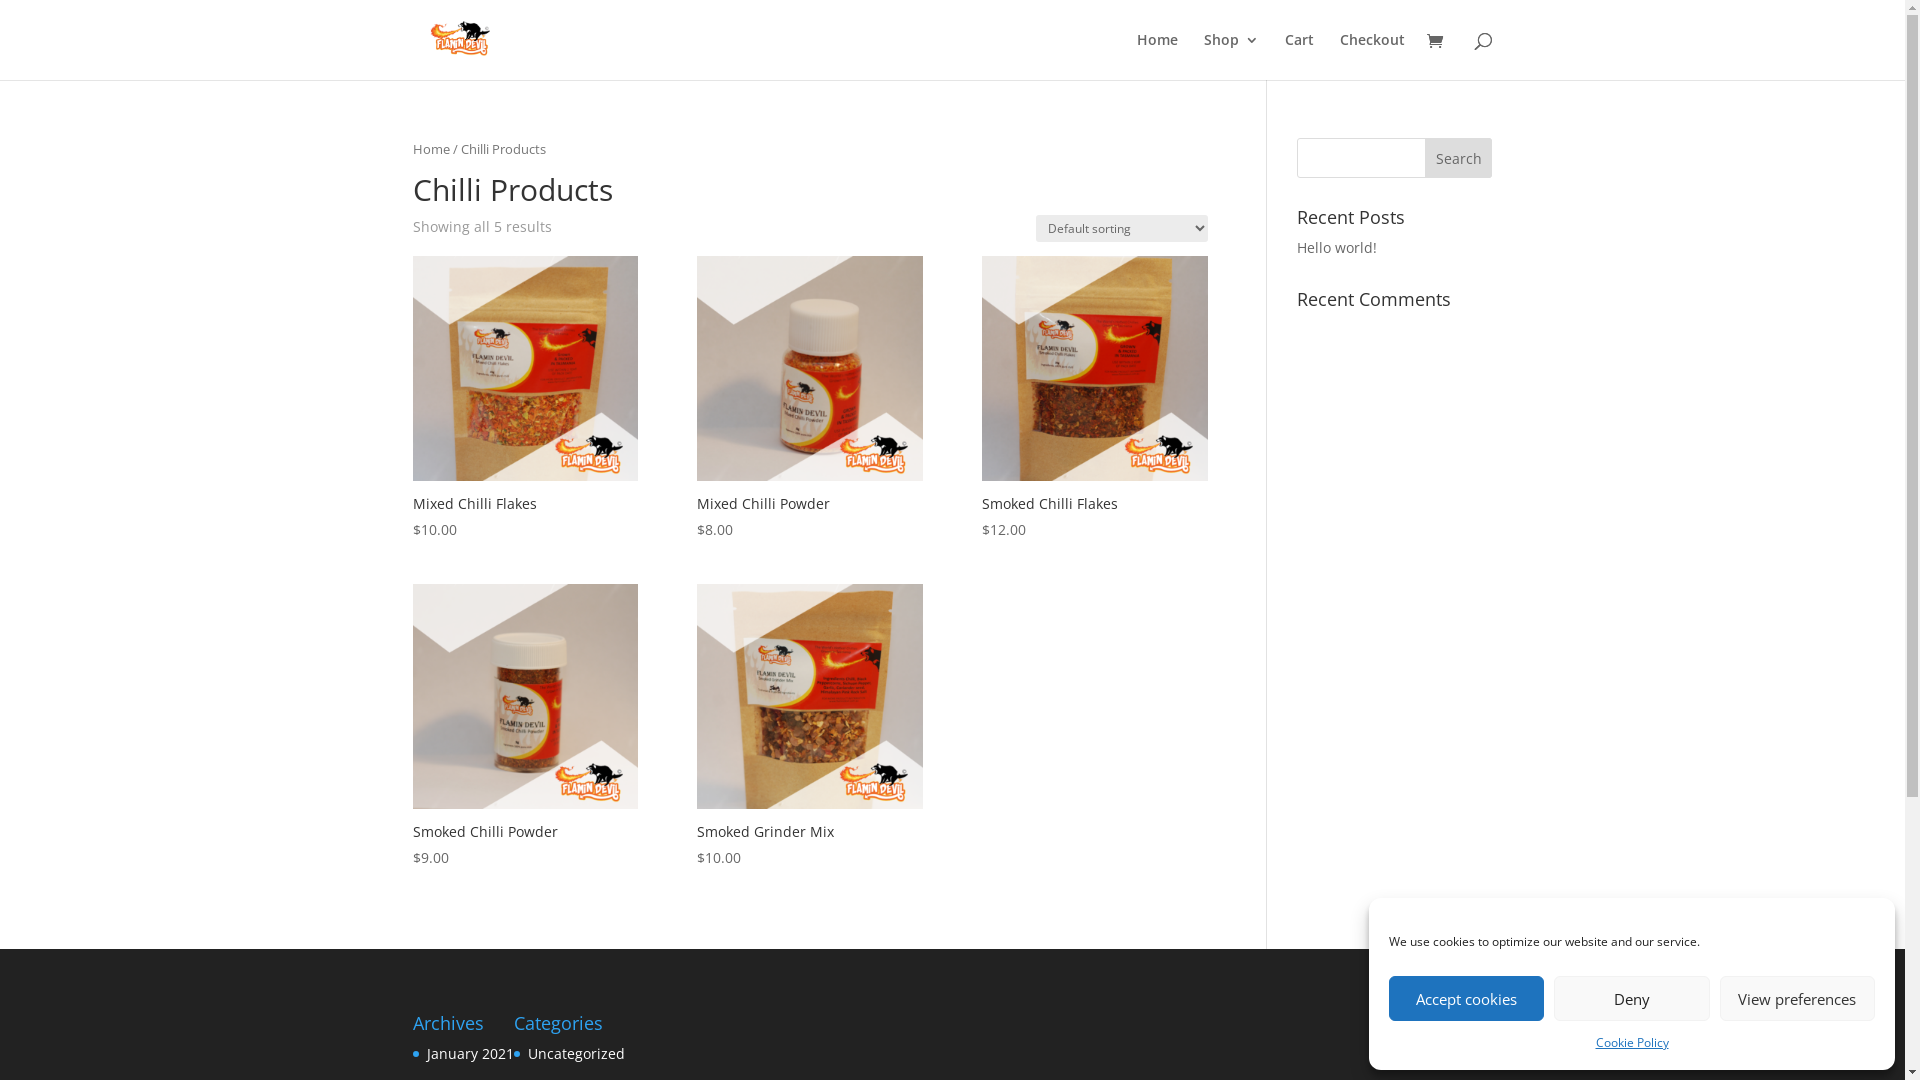  Describe the element at coordinates (696, 398) in the screenshot. I see `'Mixed Chilli Powder` at that location.